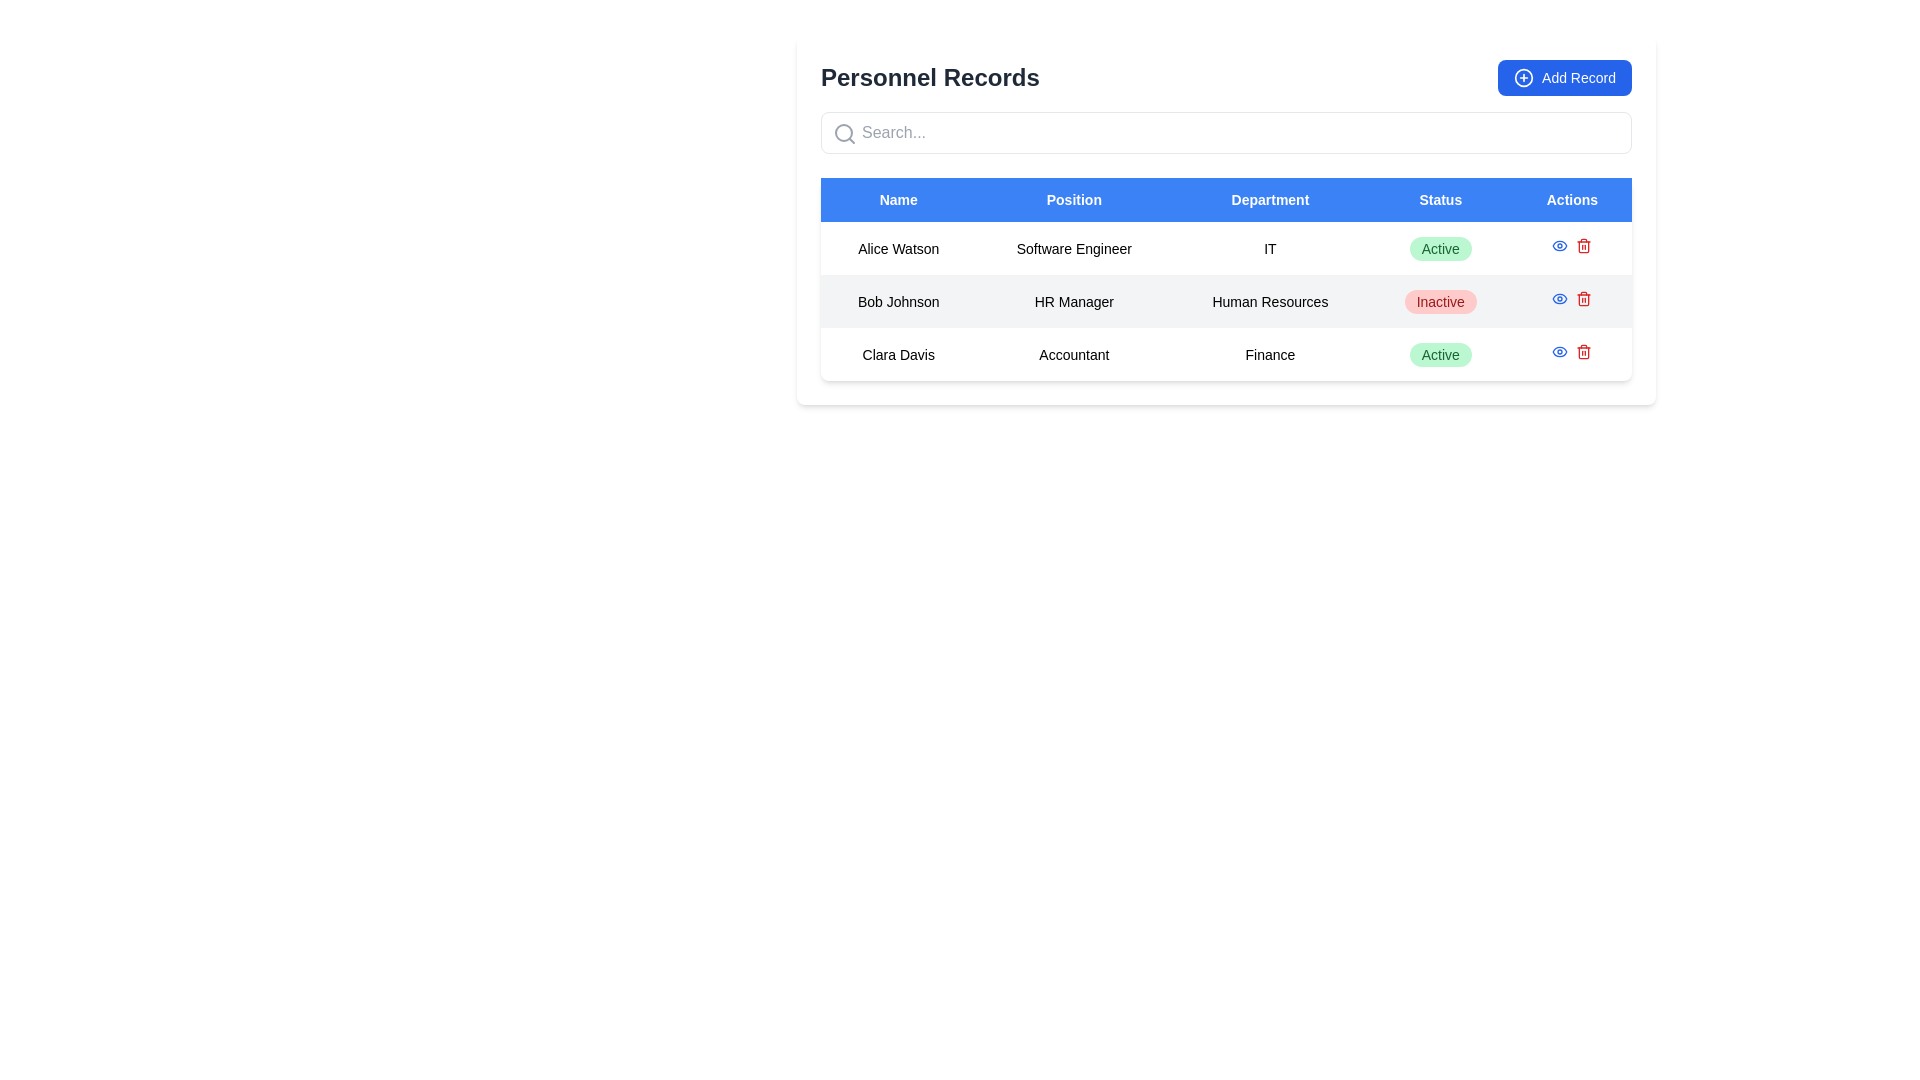  I want to click on the group of icon buttons containing a blue eye icon and a red trashcan icon located in the 'Actions' column of Alice Watson's record, so click(1571, 247).